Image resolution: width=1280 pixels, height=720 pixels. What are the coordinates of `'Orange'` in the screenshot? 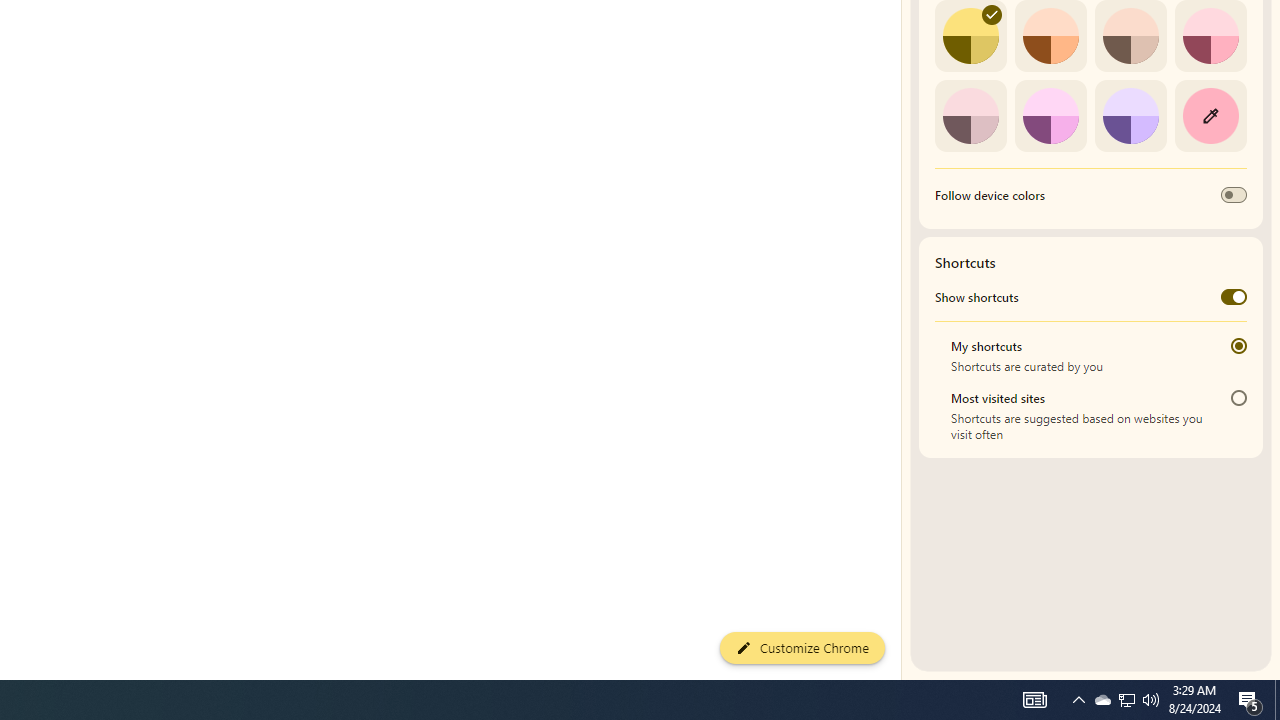 It's located at (1049, 36).